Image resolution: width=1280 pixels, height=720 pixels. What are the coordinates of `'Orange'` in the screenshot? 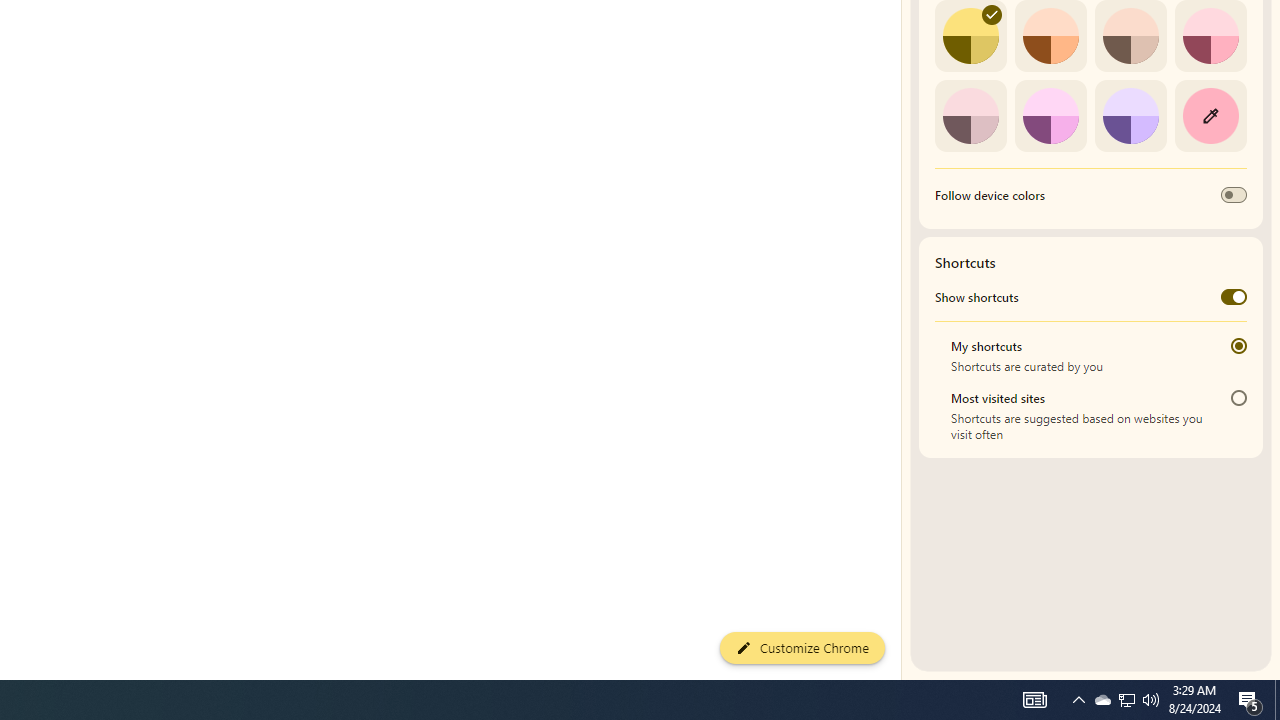 It's located at (1049, 36).